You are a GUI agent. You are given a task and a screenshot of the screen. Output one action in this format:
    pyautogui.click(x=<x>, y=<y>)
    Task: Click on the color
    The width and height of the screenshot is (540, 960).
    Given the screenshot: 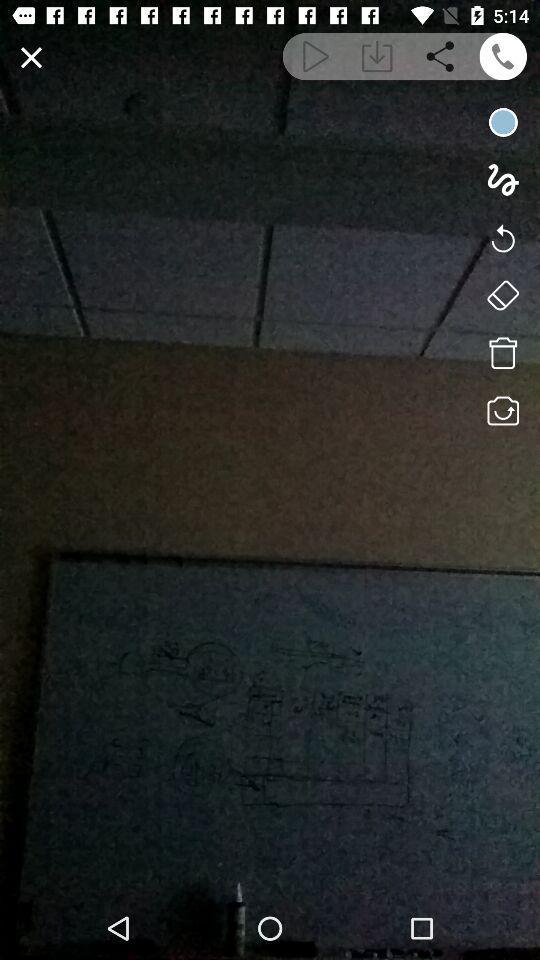 What is the action you would take?
    pyautogui.click(x=502, y=121)
    